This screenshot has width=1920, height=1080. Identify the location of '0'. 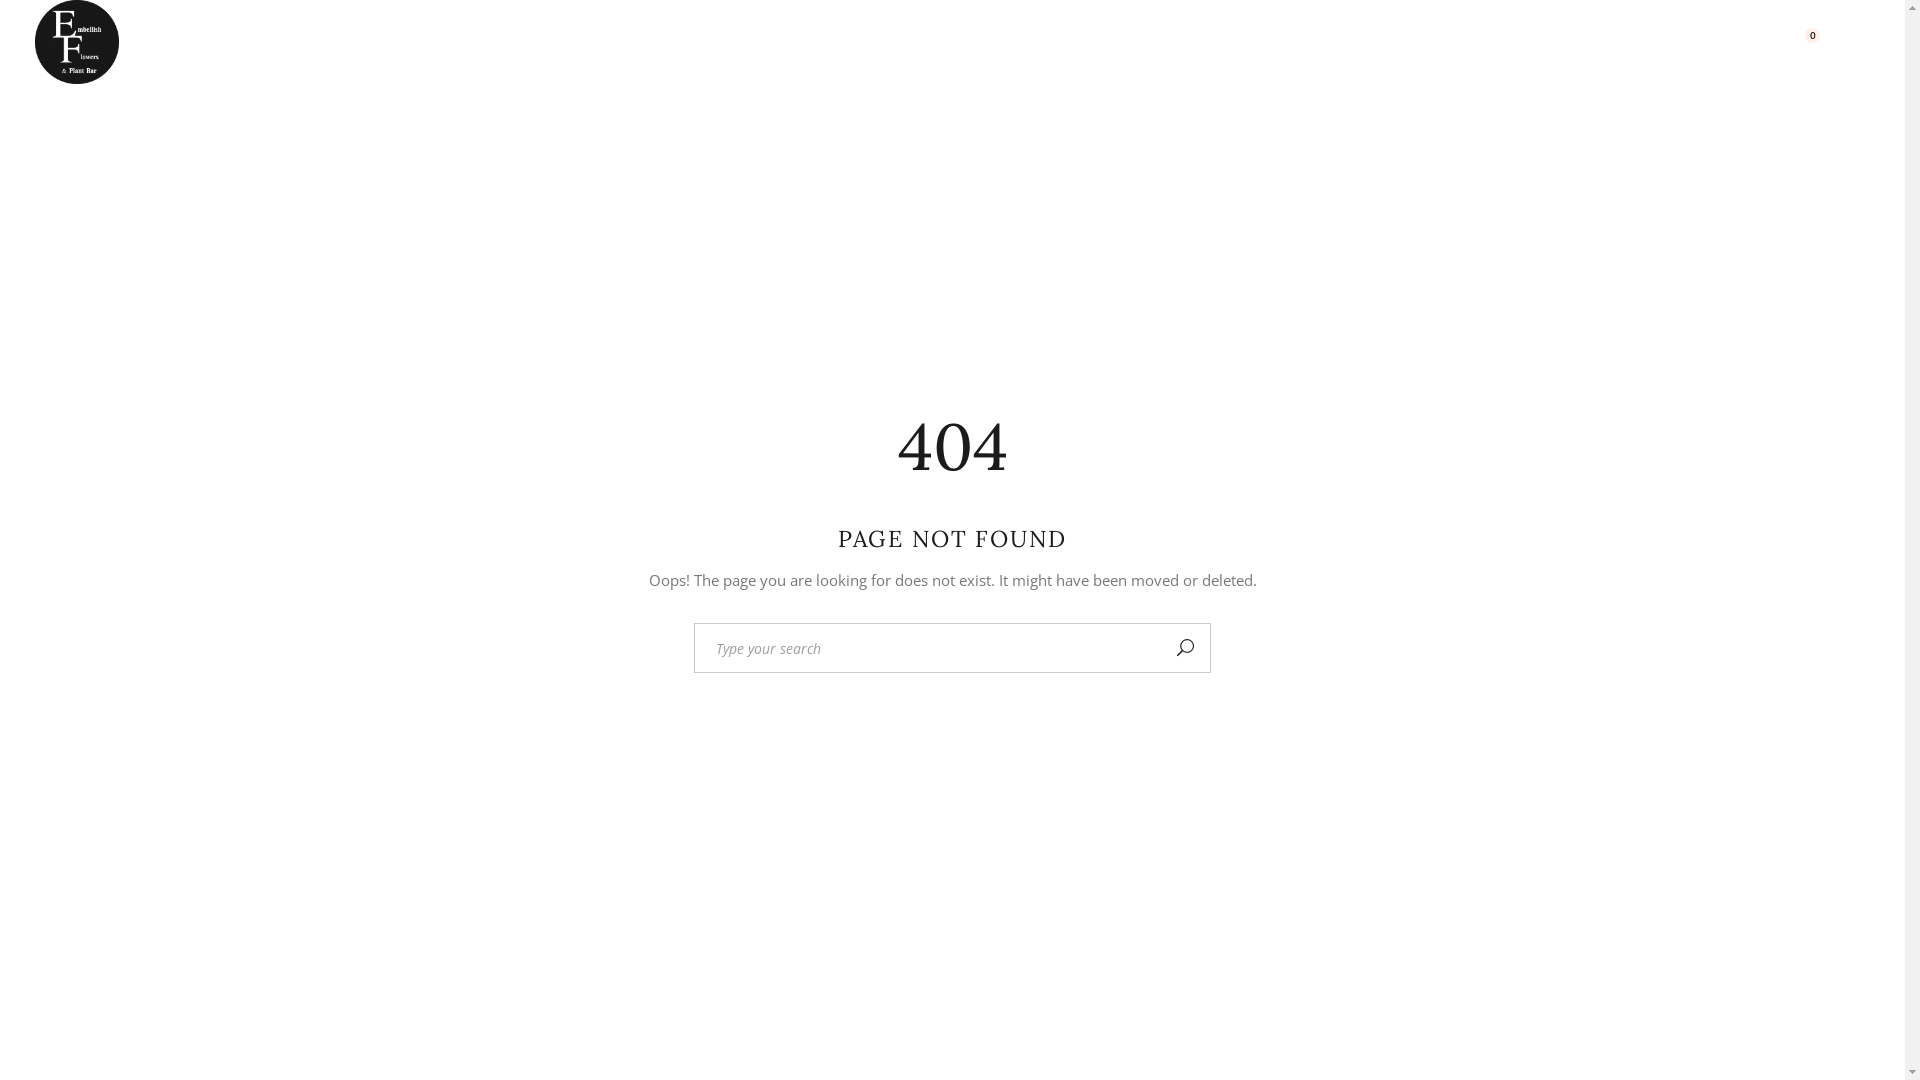
(1802, 42).